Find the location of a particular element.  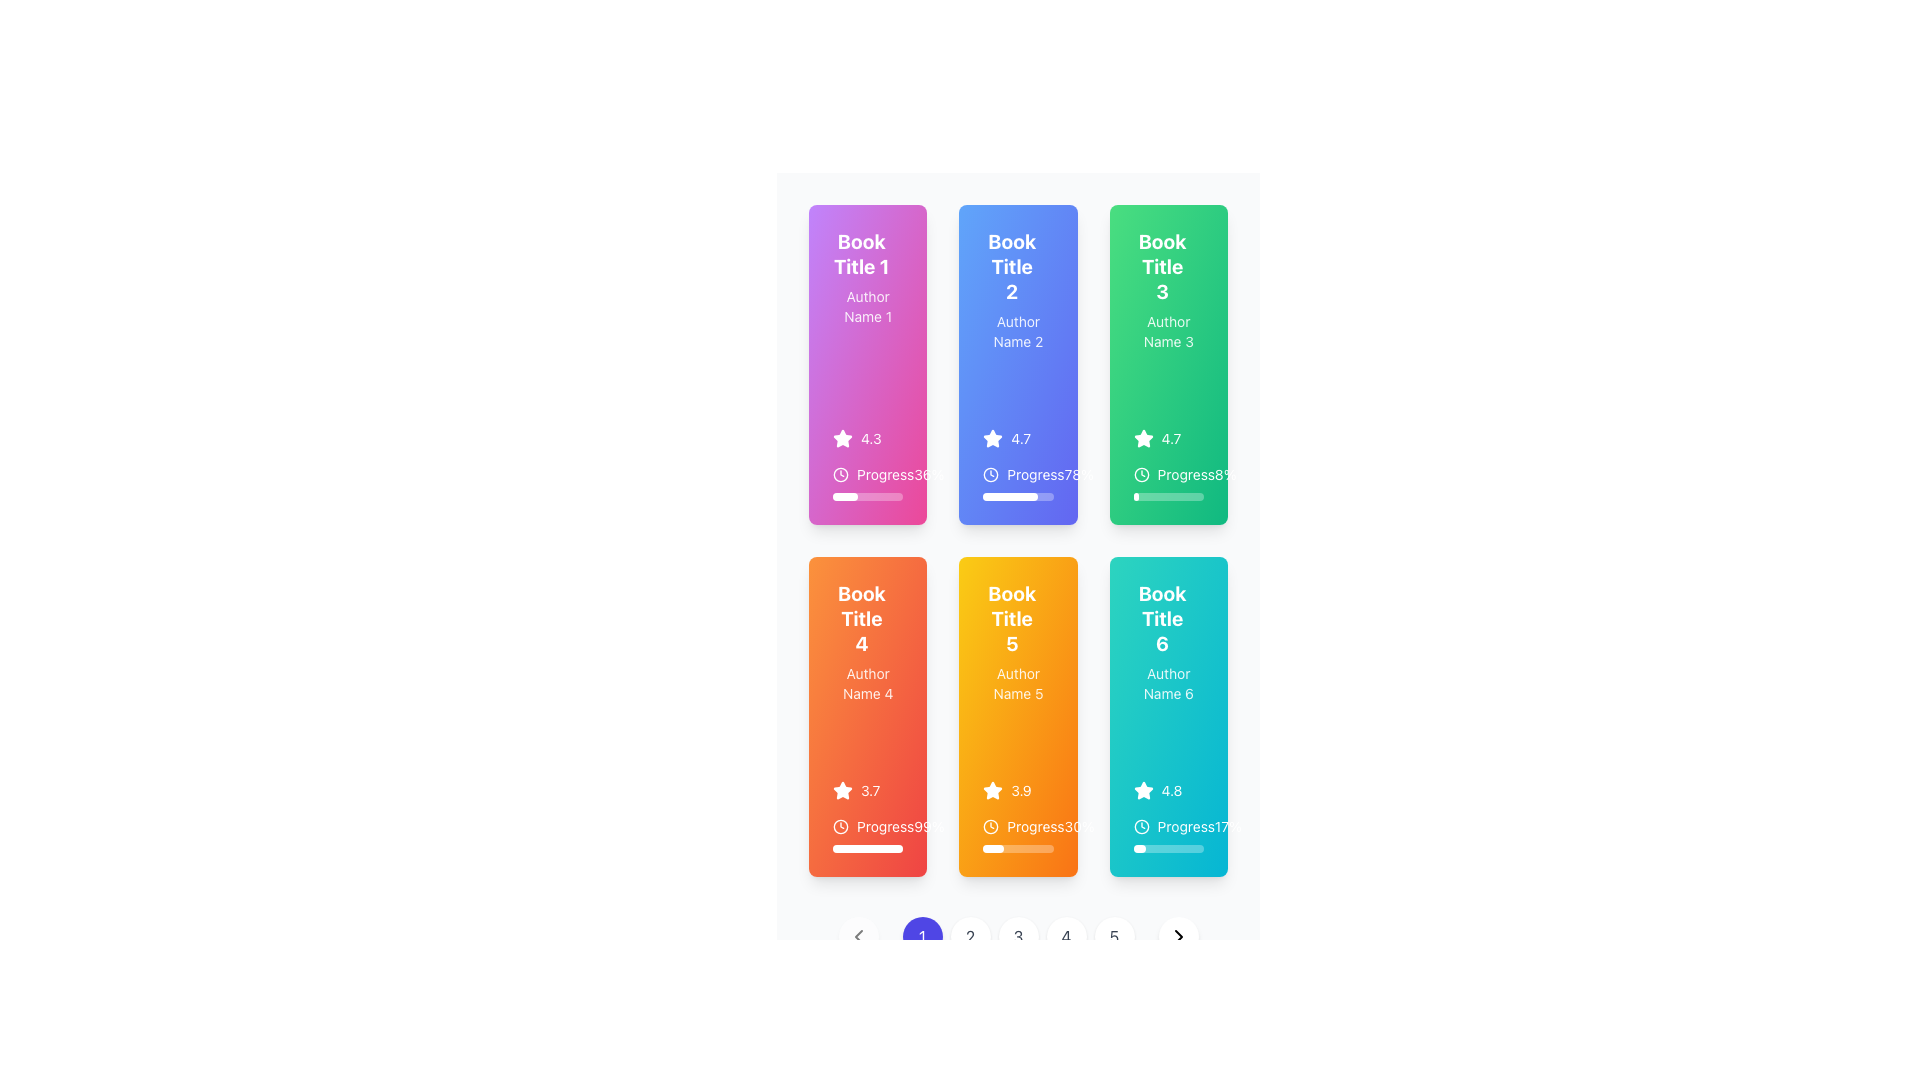

the Progress bar located at the bottom of the 'Book Title 6' card, which visually represents the progress of an action with a percentage of completion shown as 'Progress17%' is located at coordinates (1168, 848).